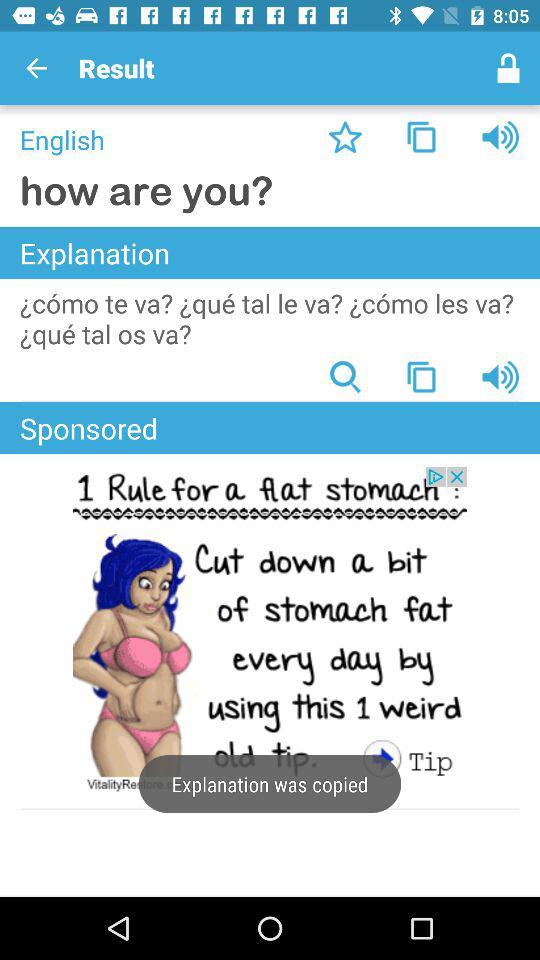 The image size is (540, 960). What do you see at coordinates (508, 68) in the screenshot?
I see `the item next to the result icon` at bounding box center [508, 68].